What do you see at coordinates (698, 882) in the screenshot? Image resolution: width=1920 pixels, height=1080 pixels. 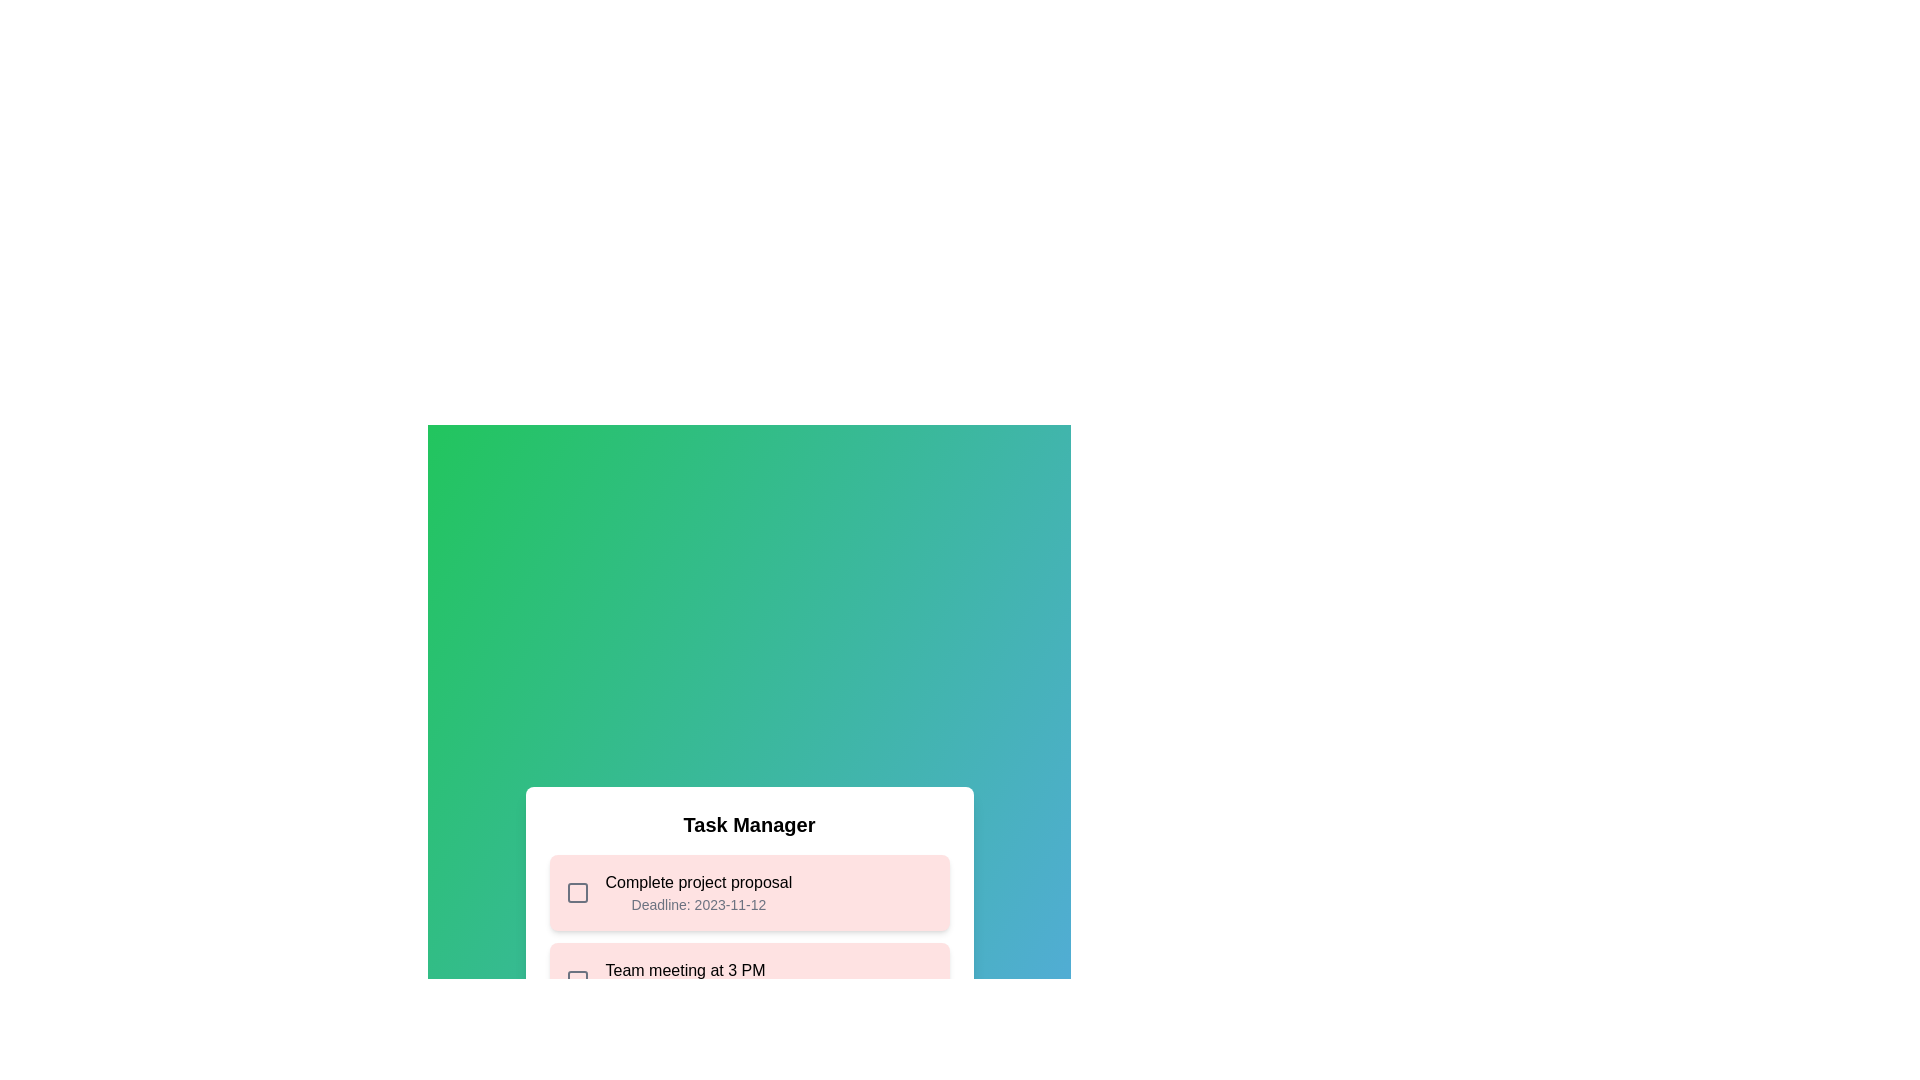 I see `the text label 'Complete project proposal' which is positioned at the top of the task card in the Task Manager section` at bounding box center [698, 882].